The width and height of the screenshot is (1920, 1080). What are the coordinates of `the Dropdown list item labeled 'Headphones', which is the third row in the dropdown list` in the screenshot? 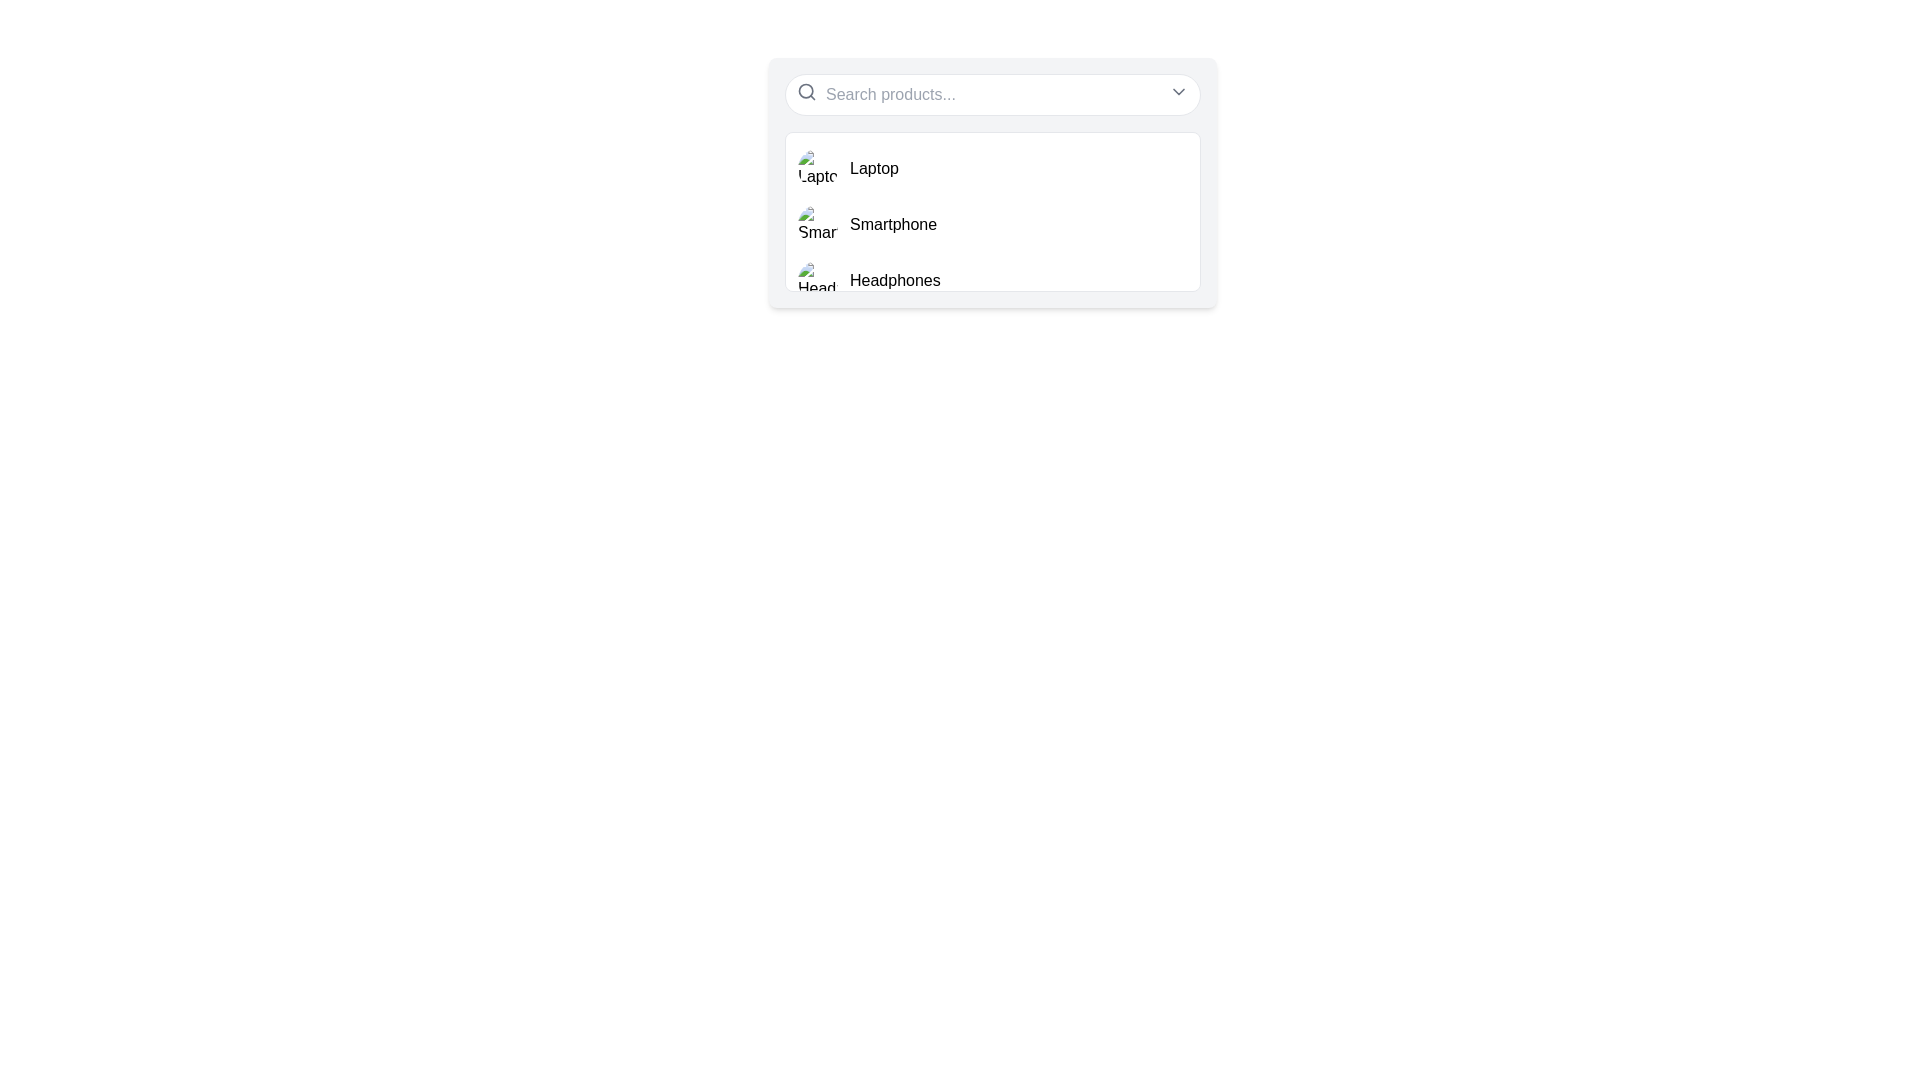 It's located at (993, 281).